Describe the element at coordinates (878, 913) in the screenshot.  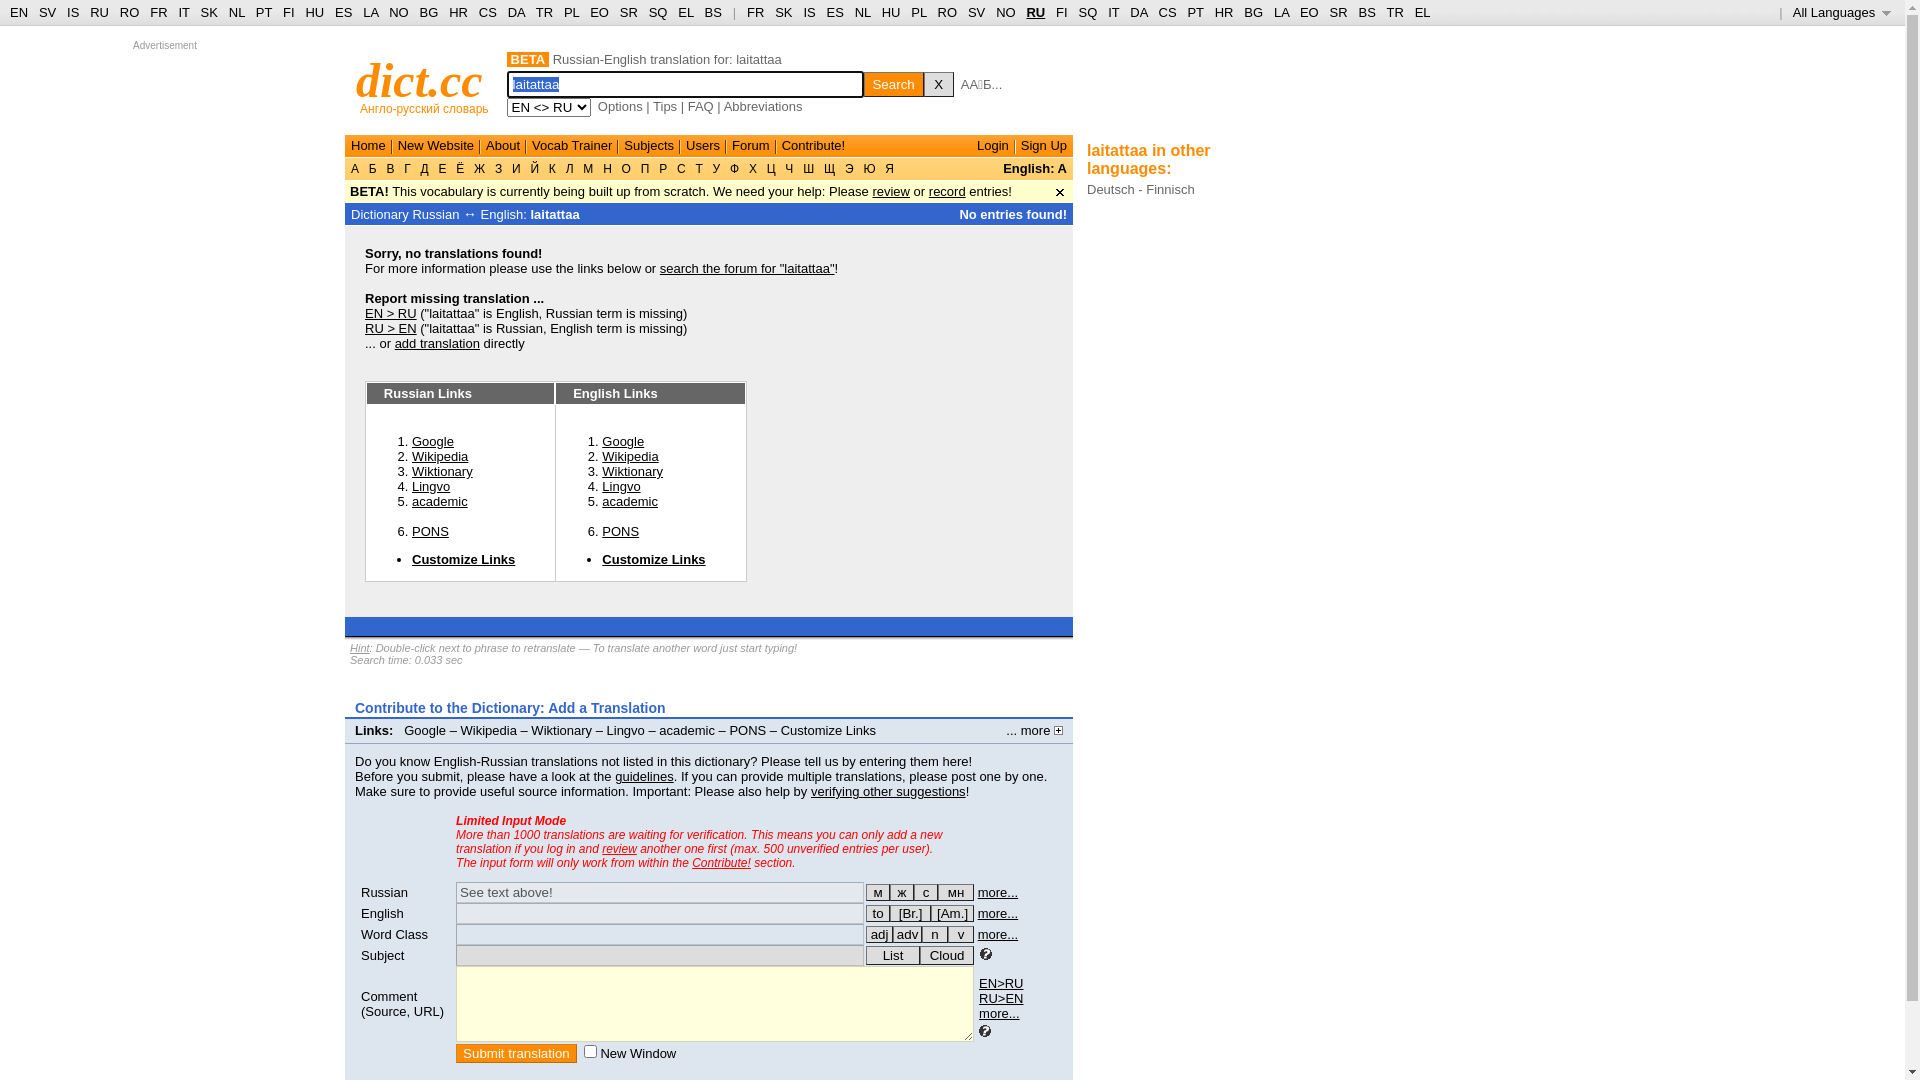
I see `'for verbs'` at that location.